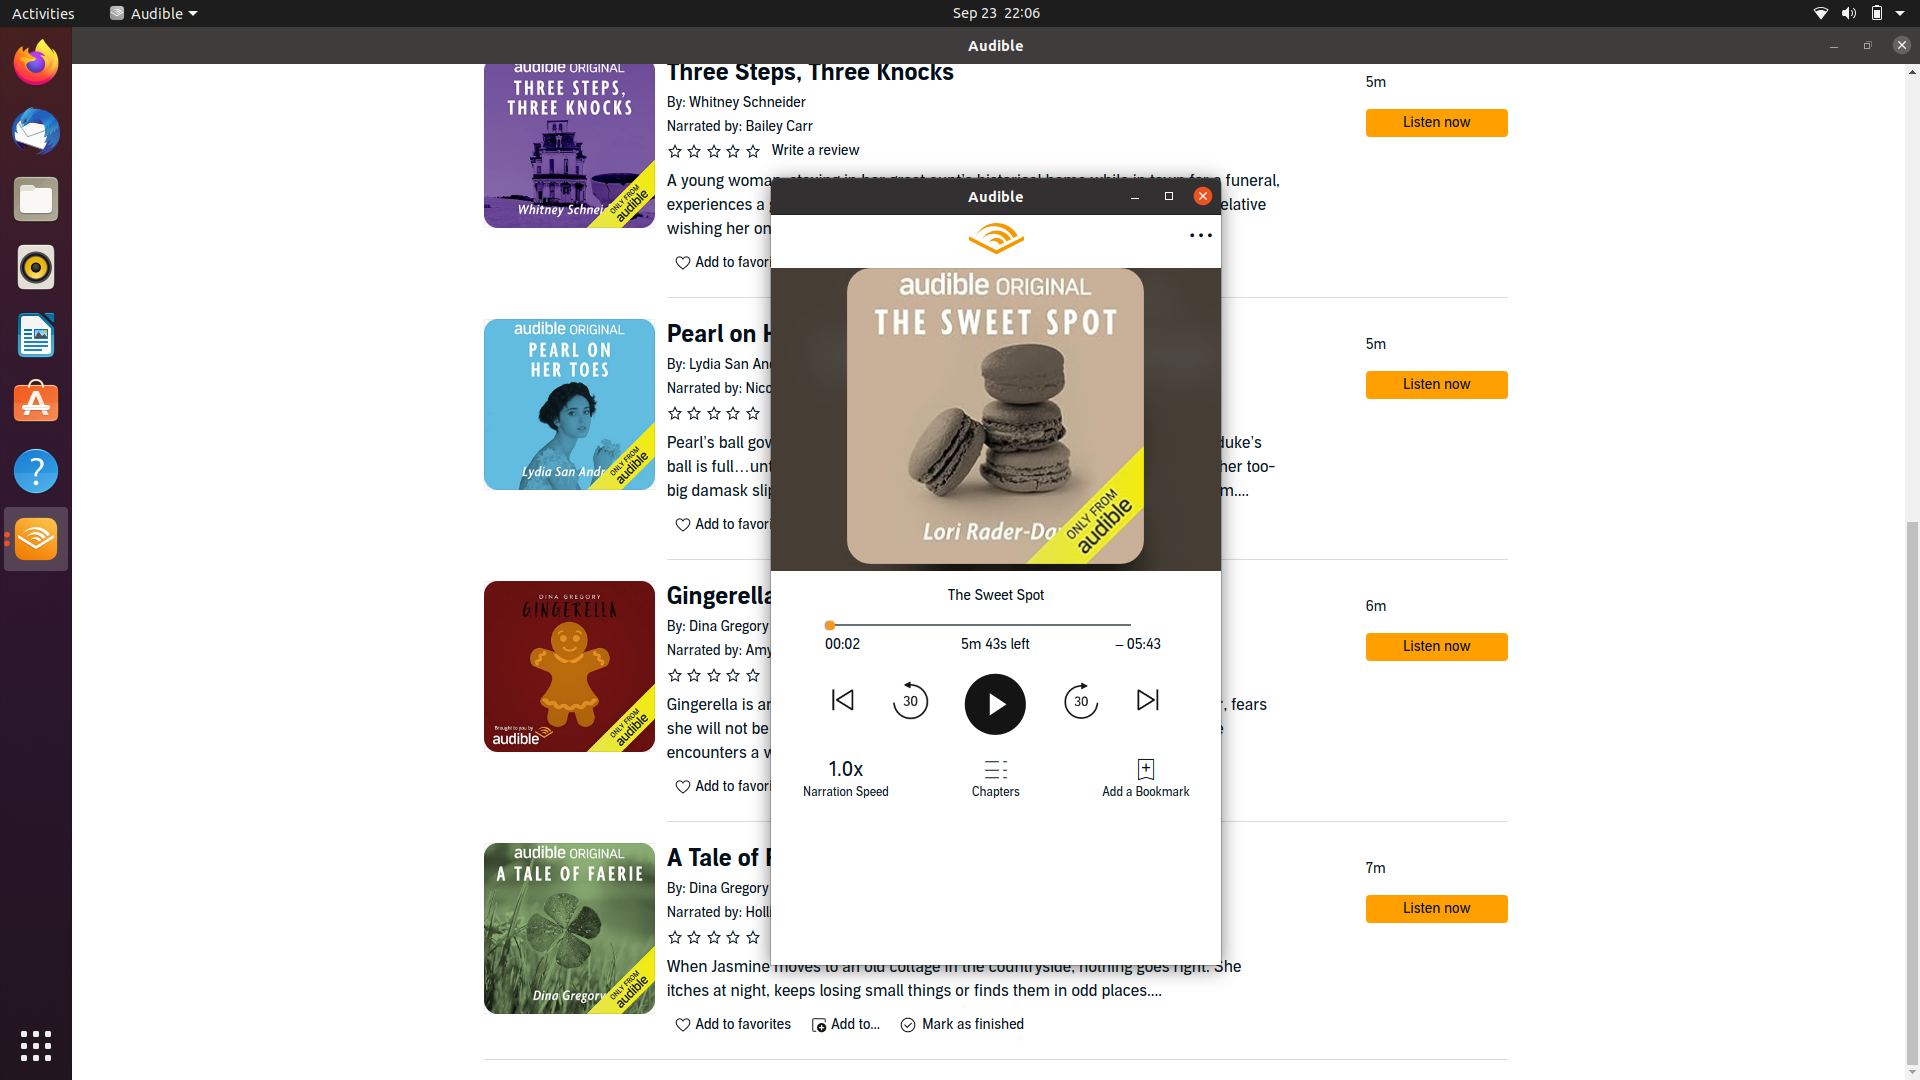 The image size is (1920, 1080). What do you see at coordinates (1079, 698) in the screenshot?
I see `Proceed one minute ahead in the playback (Hit the 30 seconds forward button two instances)` at bounding box center [1079, 698].